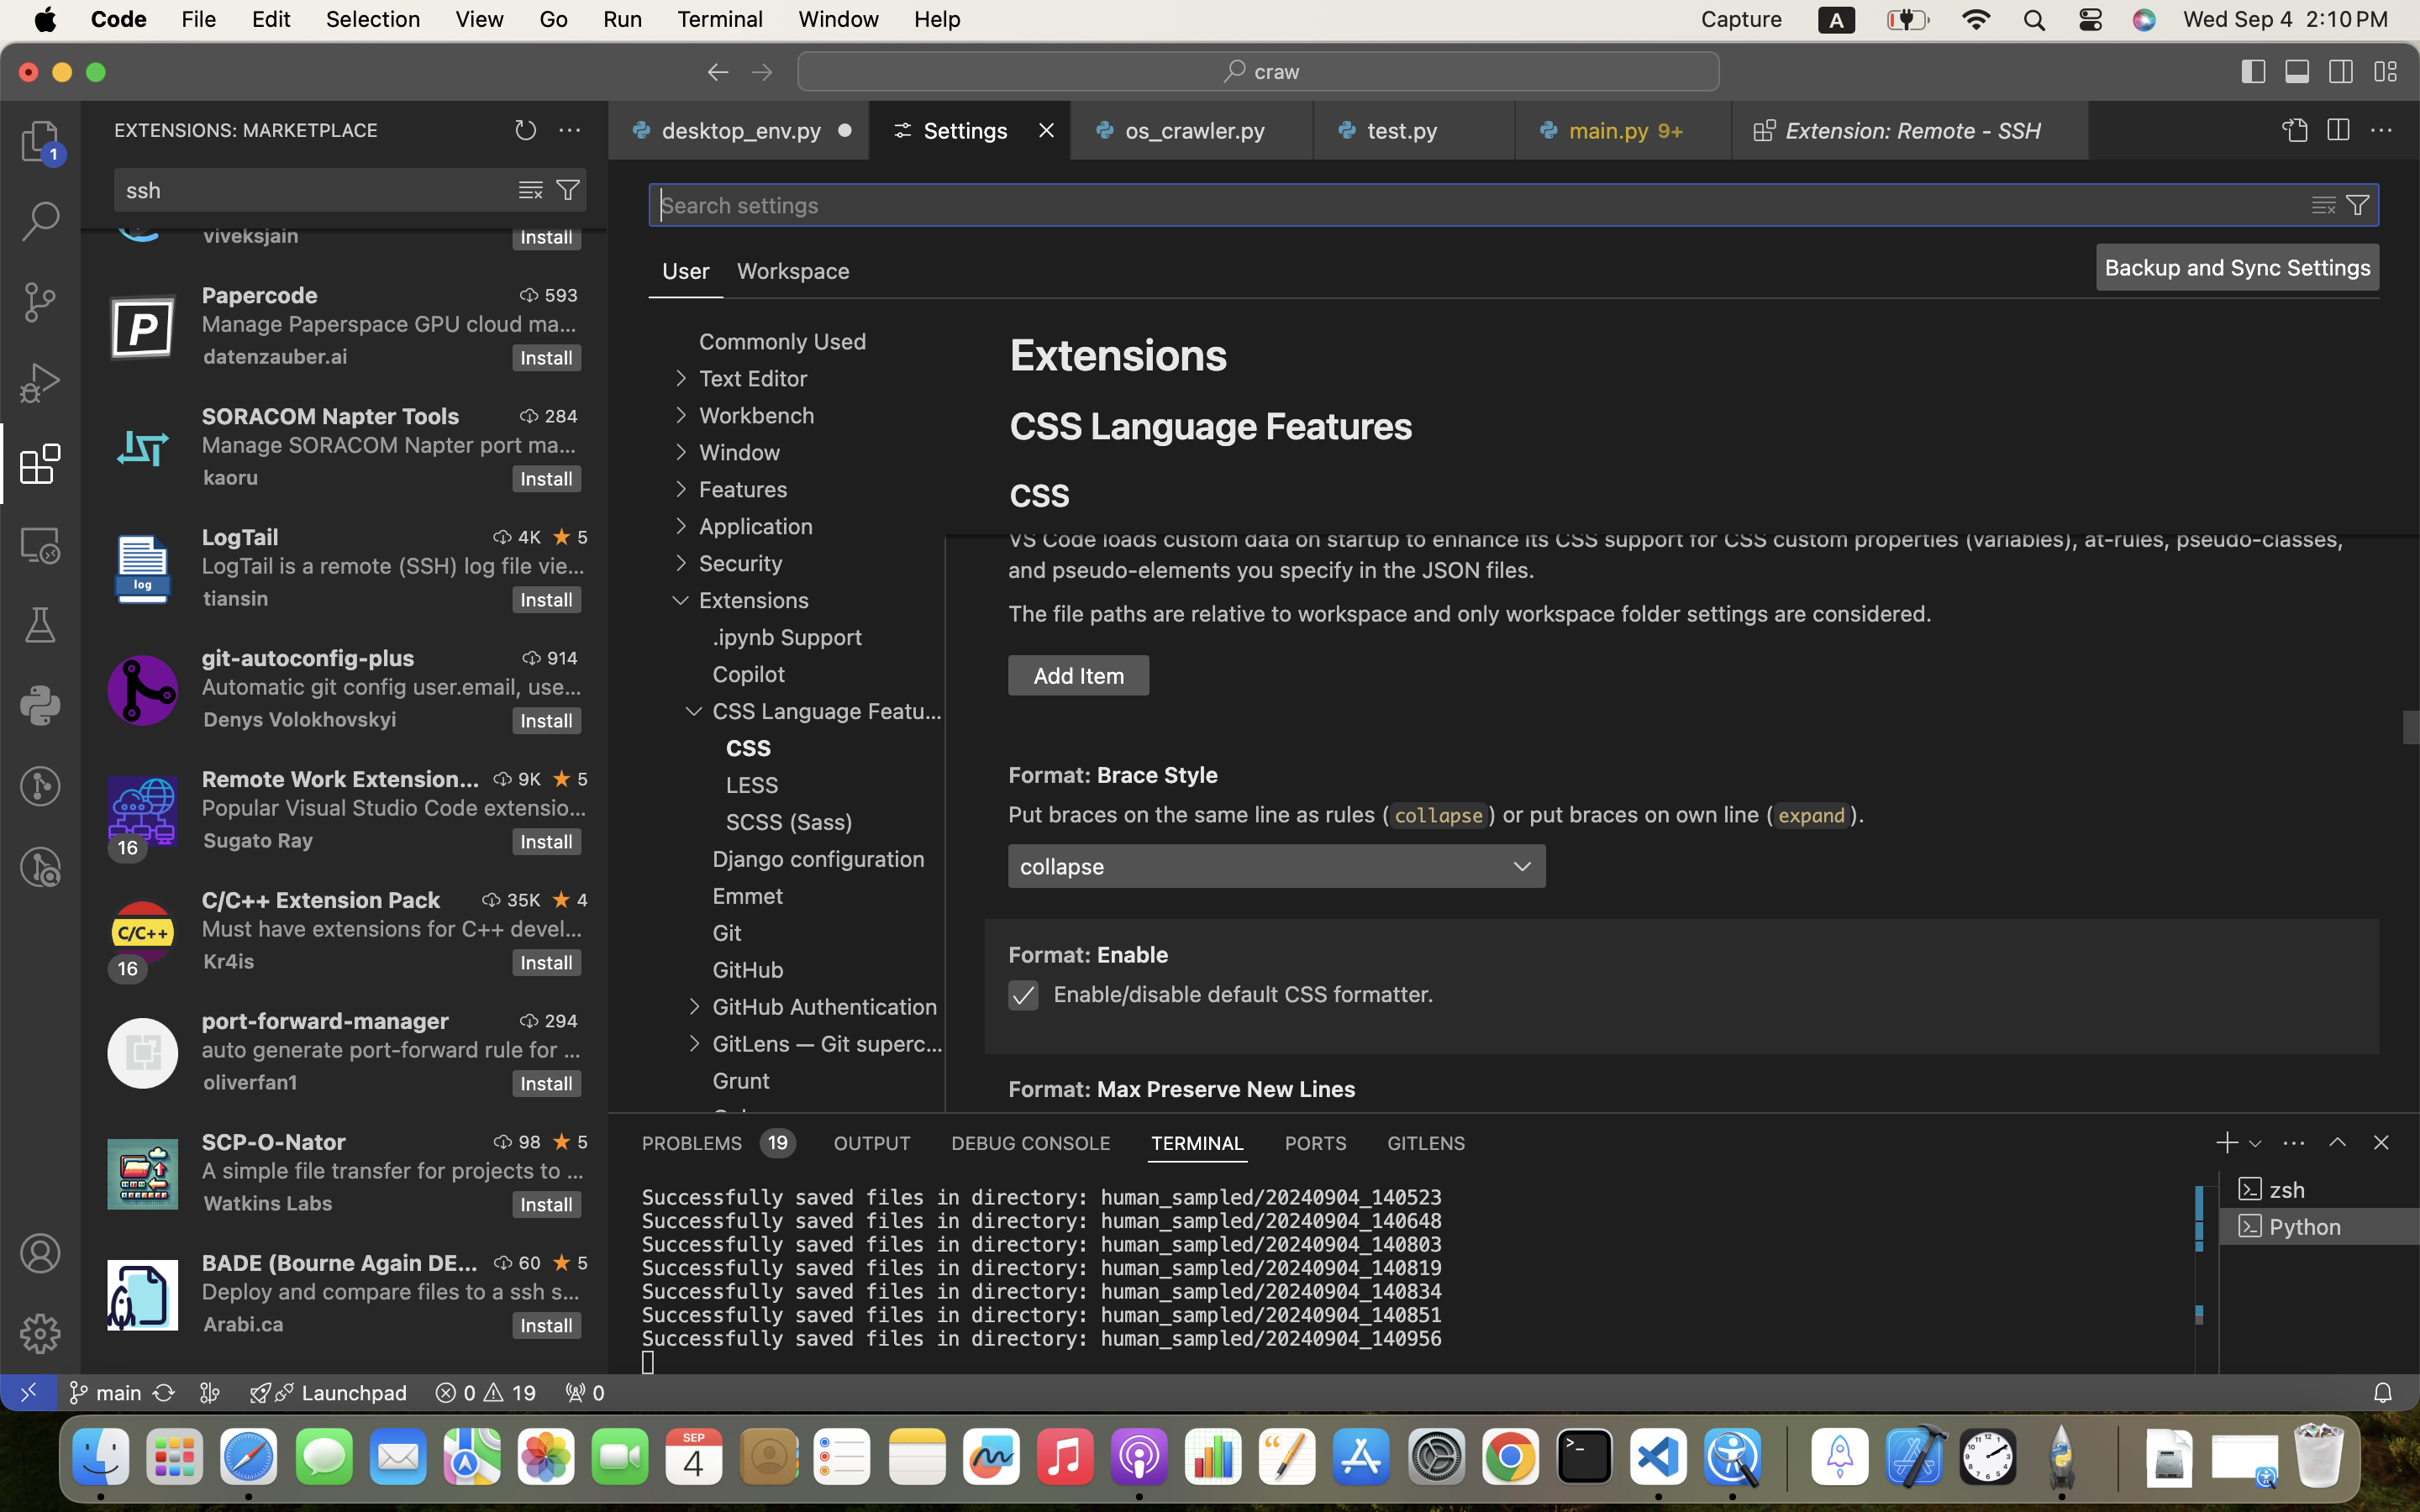 The height and width of the screenshot is (1512, 2420). I want to click on '35K', so click(523, 900).